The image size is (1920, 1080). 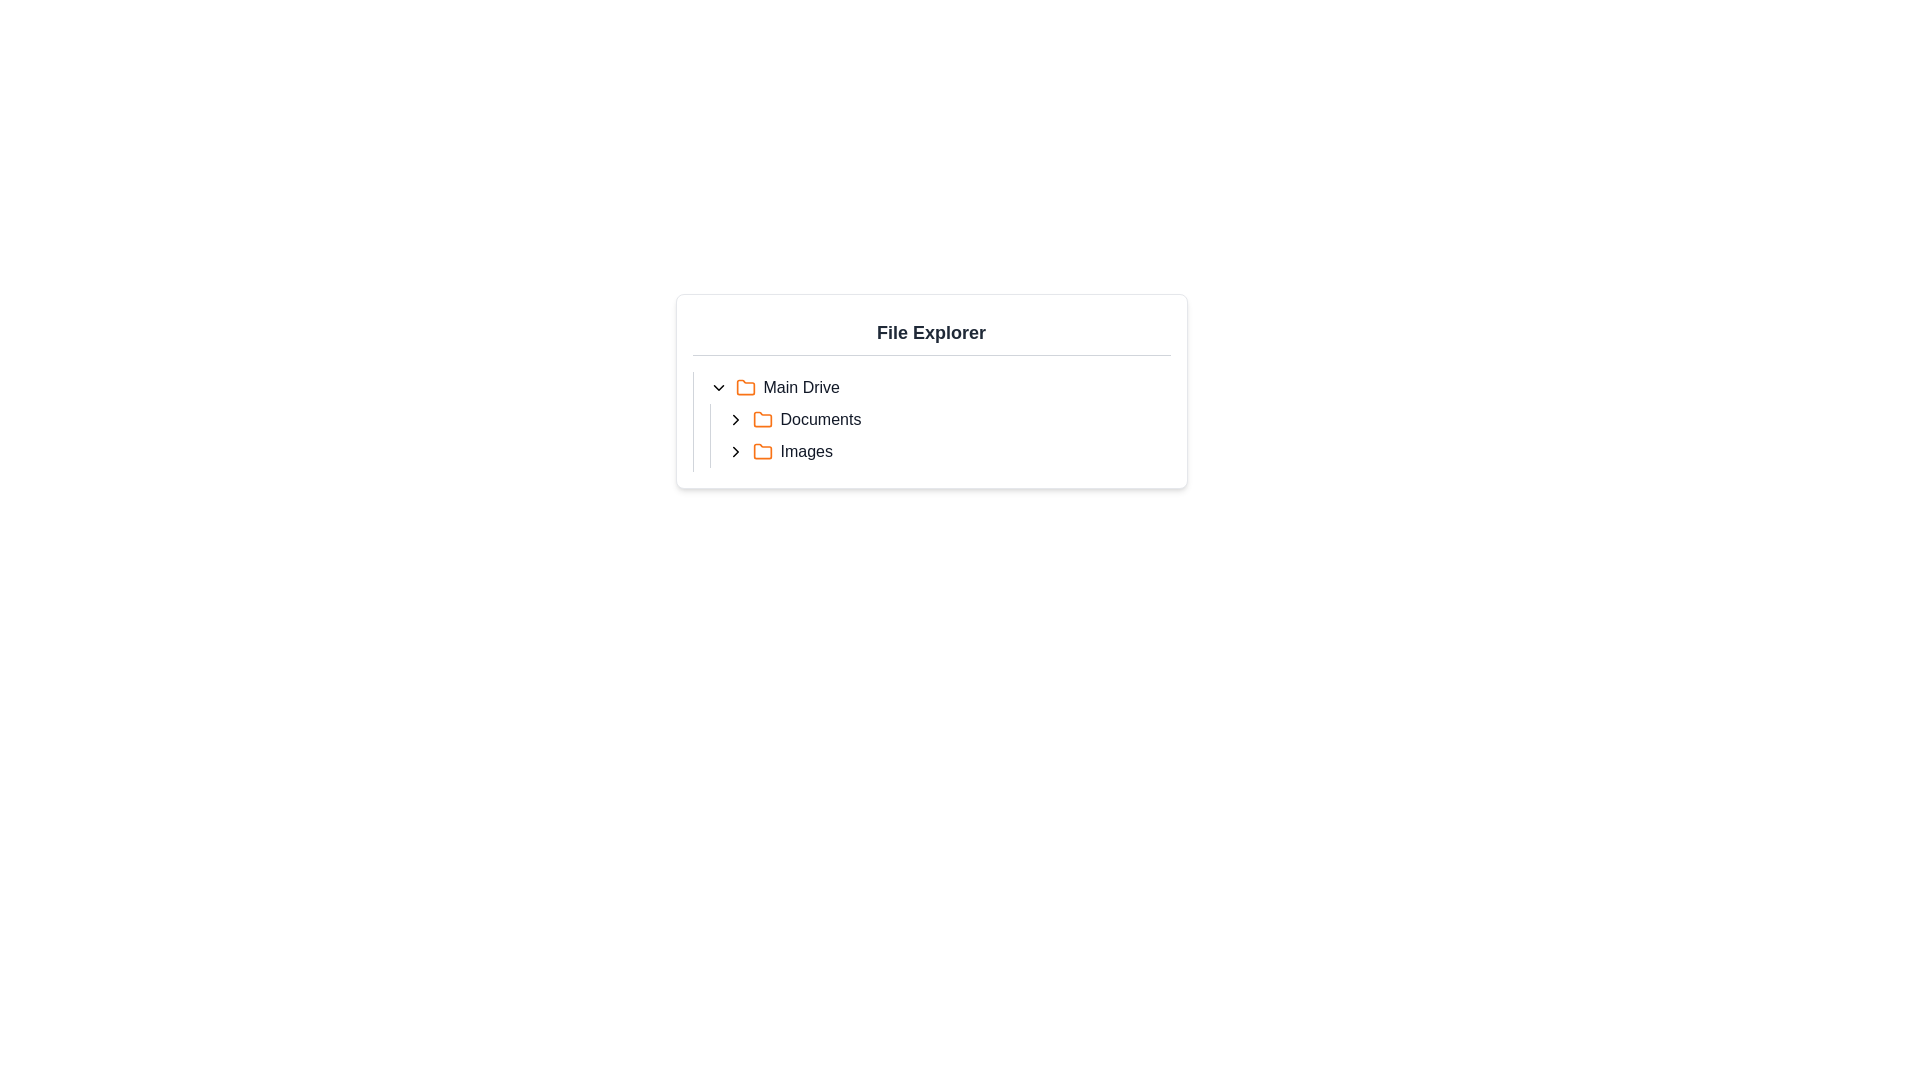 What do you see at coordinates (761, 419) in the screenshot?
I see `the folder icon labeled 'Documents' located in the second row of the file structure` at bounding box center [761, 419].